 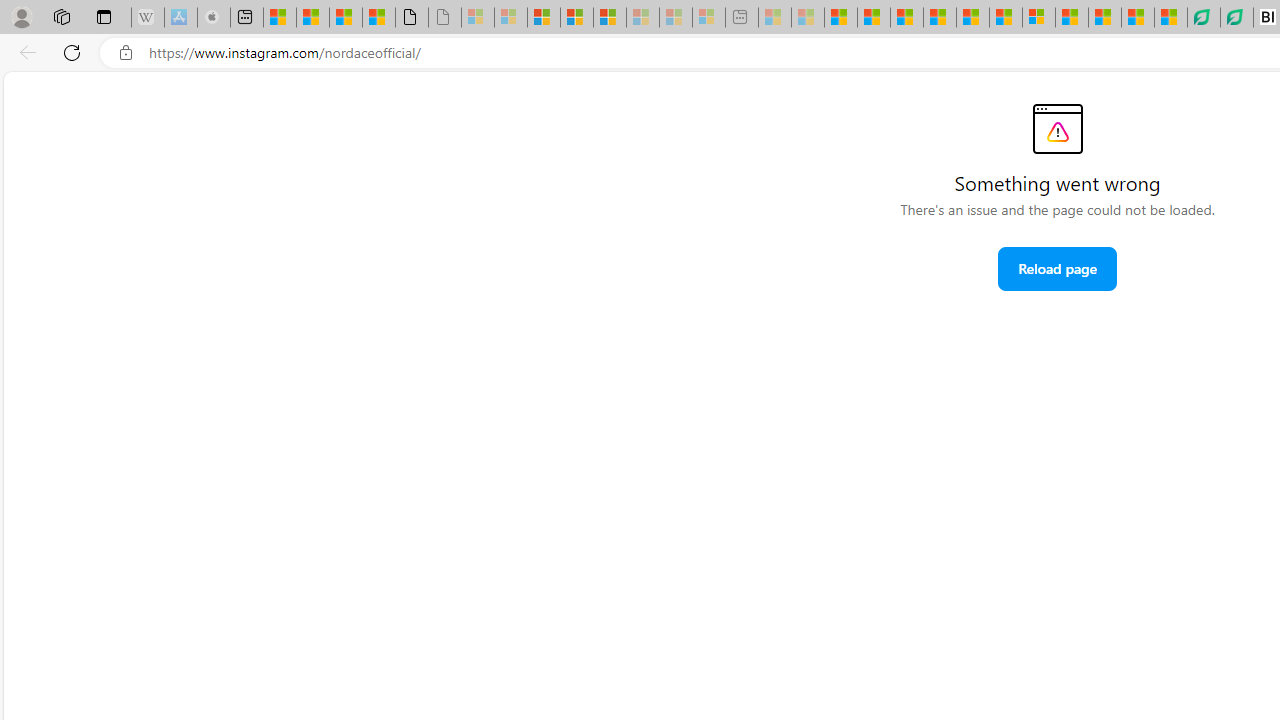 What do you see at coordinates (511, 17) in the screenshot?
I see `'Microsoft Services Agreement - Sleeping'` at bounding box center [511, 17].